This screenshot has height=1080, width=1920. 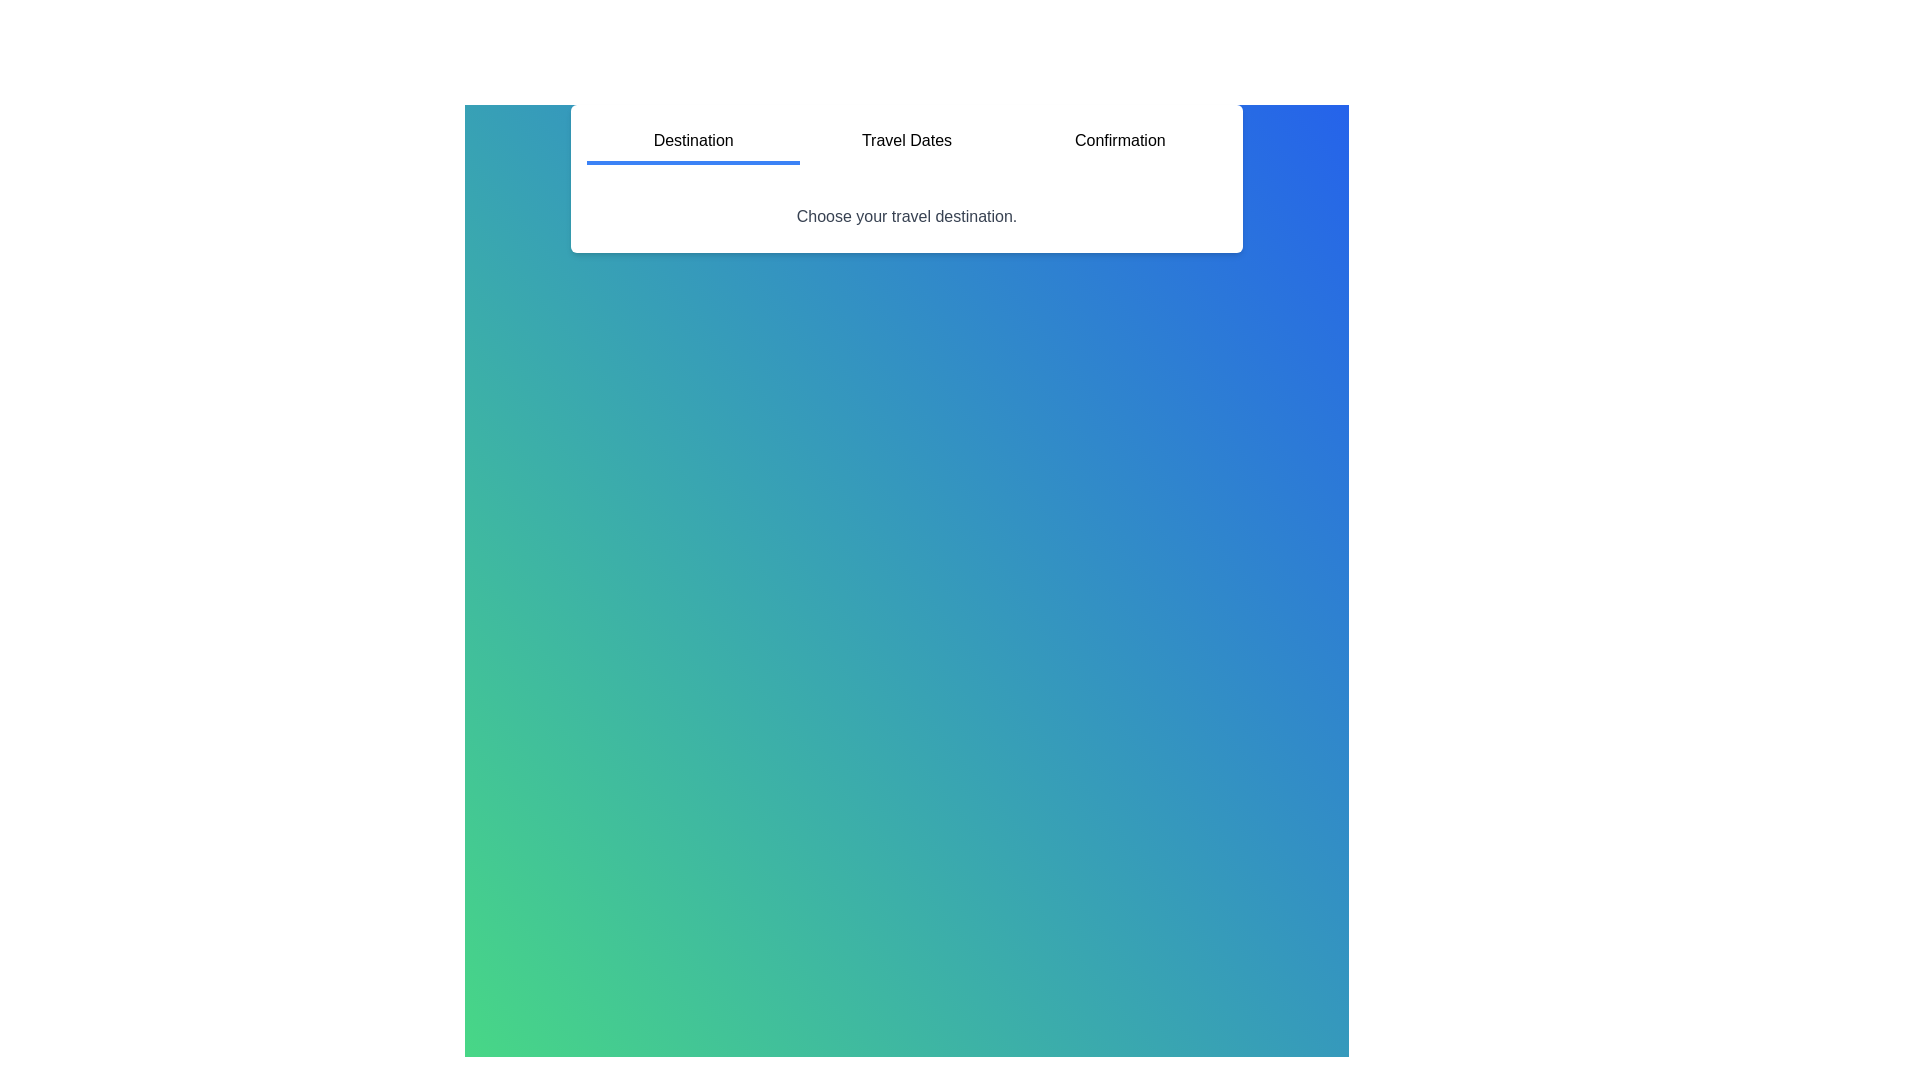 What do you see at coordinates (693, 141) in the screenshot?
I see `the 'Destination' tab` at bounding box center [693, 141].